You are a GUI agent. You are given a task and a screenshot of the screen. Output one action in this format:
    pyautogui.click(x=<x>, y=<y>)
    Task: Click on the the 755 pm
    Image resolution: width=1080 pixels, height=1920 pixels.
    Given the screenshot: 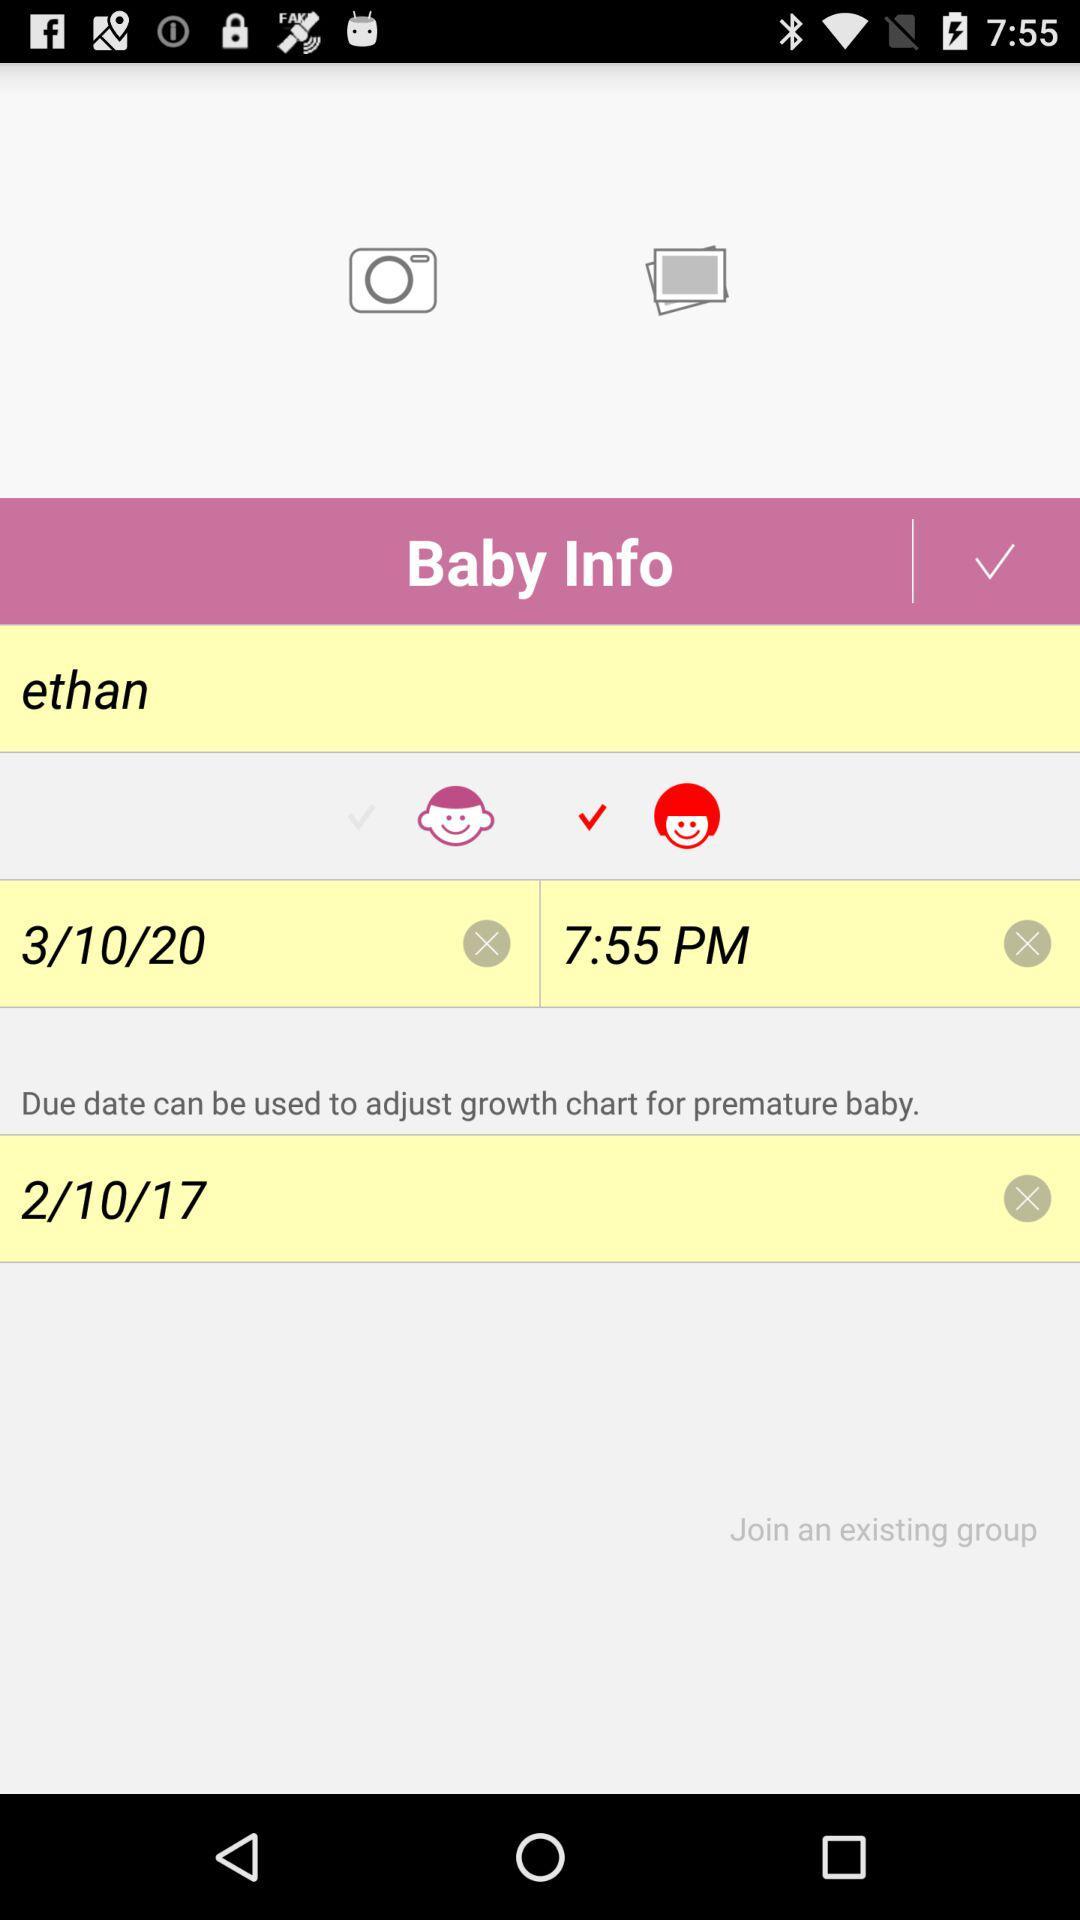 What is the action you would take?
    pyautogui.click(x=810, y=943)
    